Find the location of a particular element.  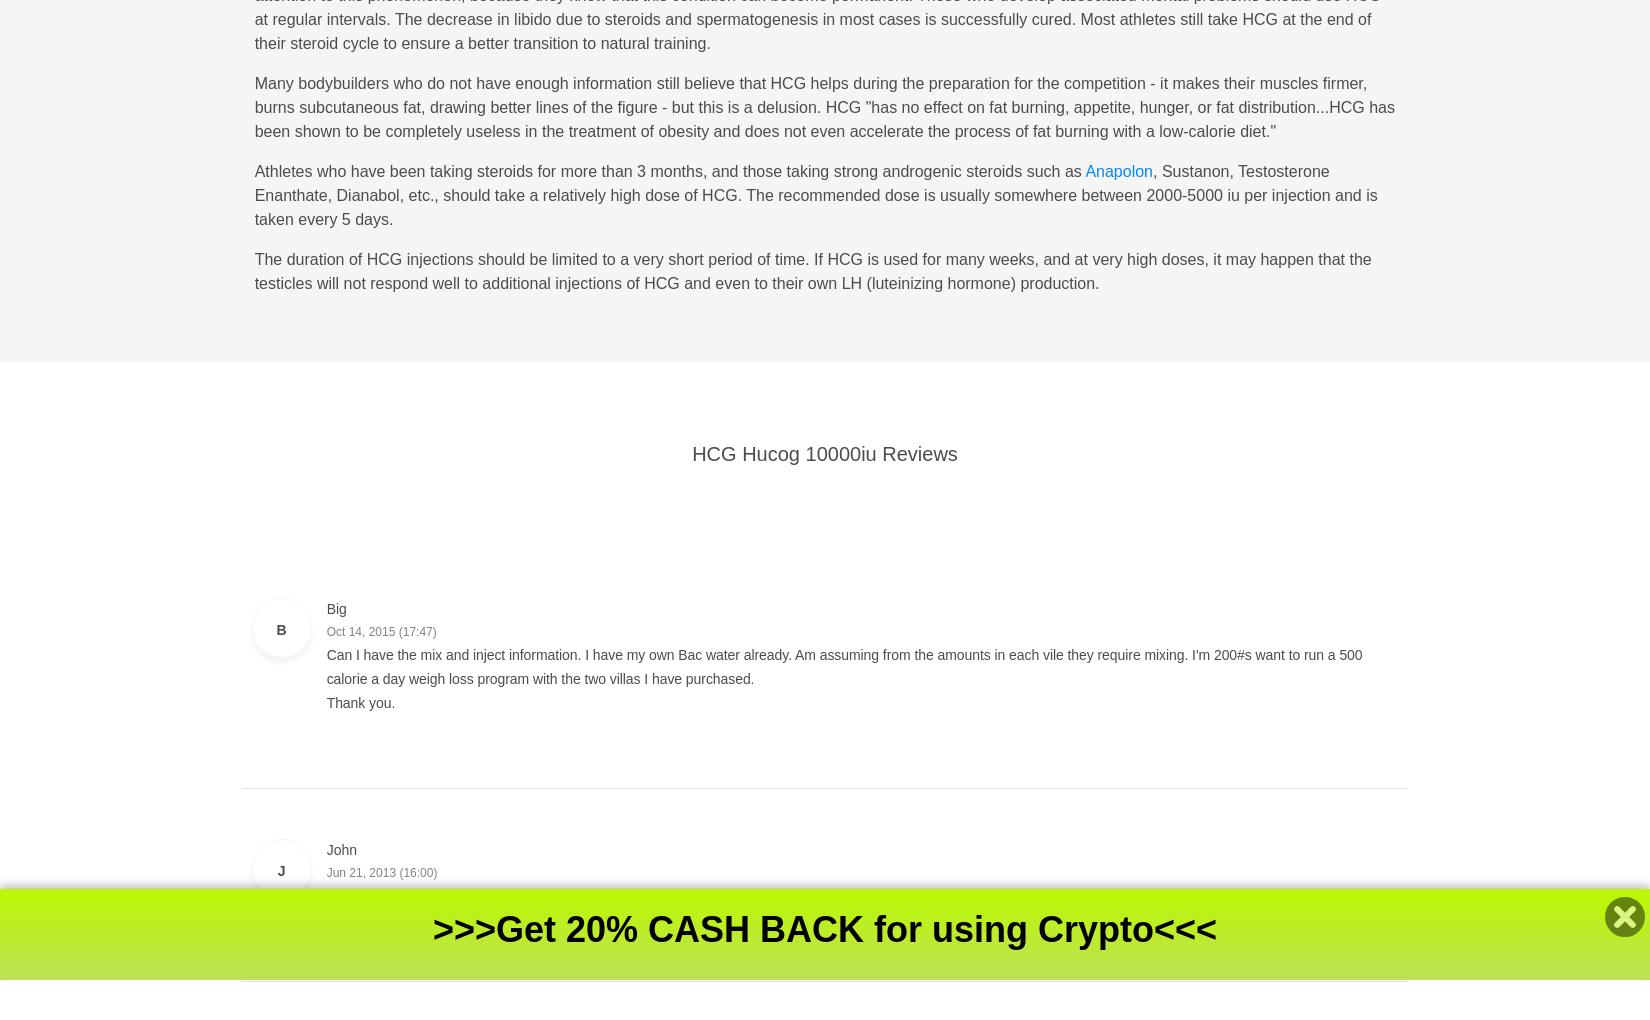

'Athletes who have been taking steroids for more than 3 months, and those taking strong androgenic steroids such as' is located at coordinates (253, 170).